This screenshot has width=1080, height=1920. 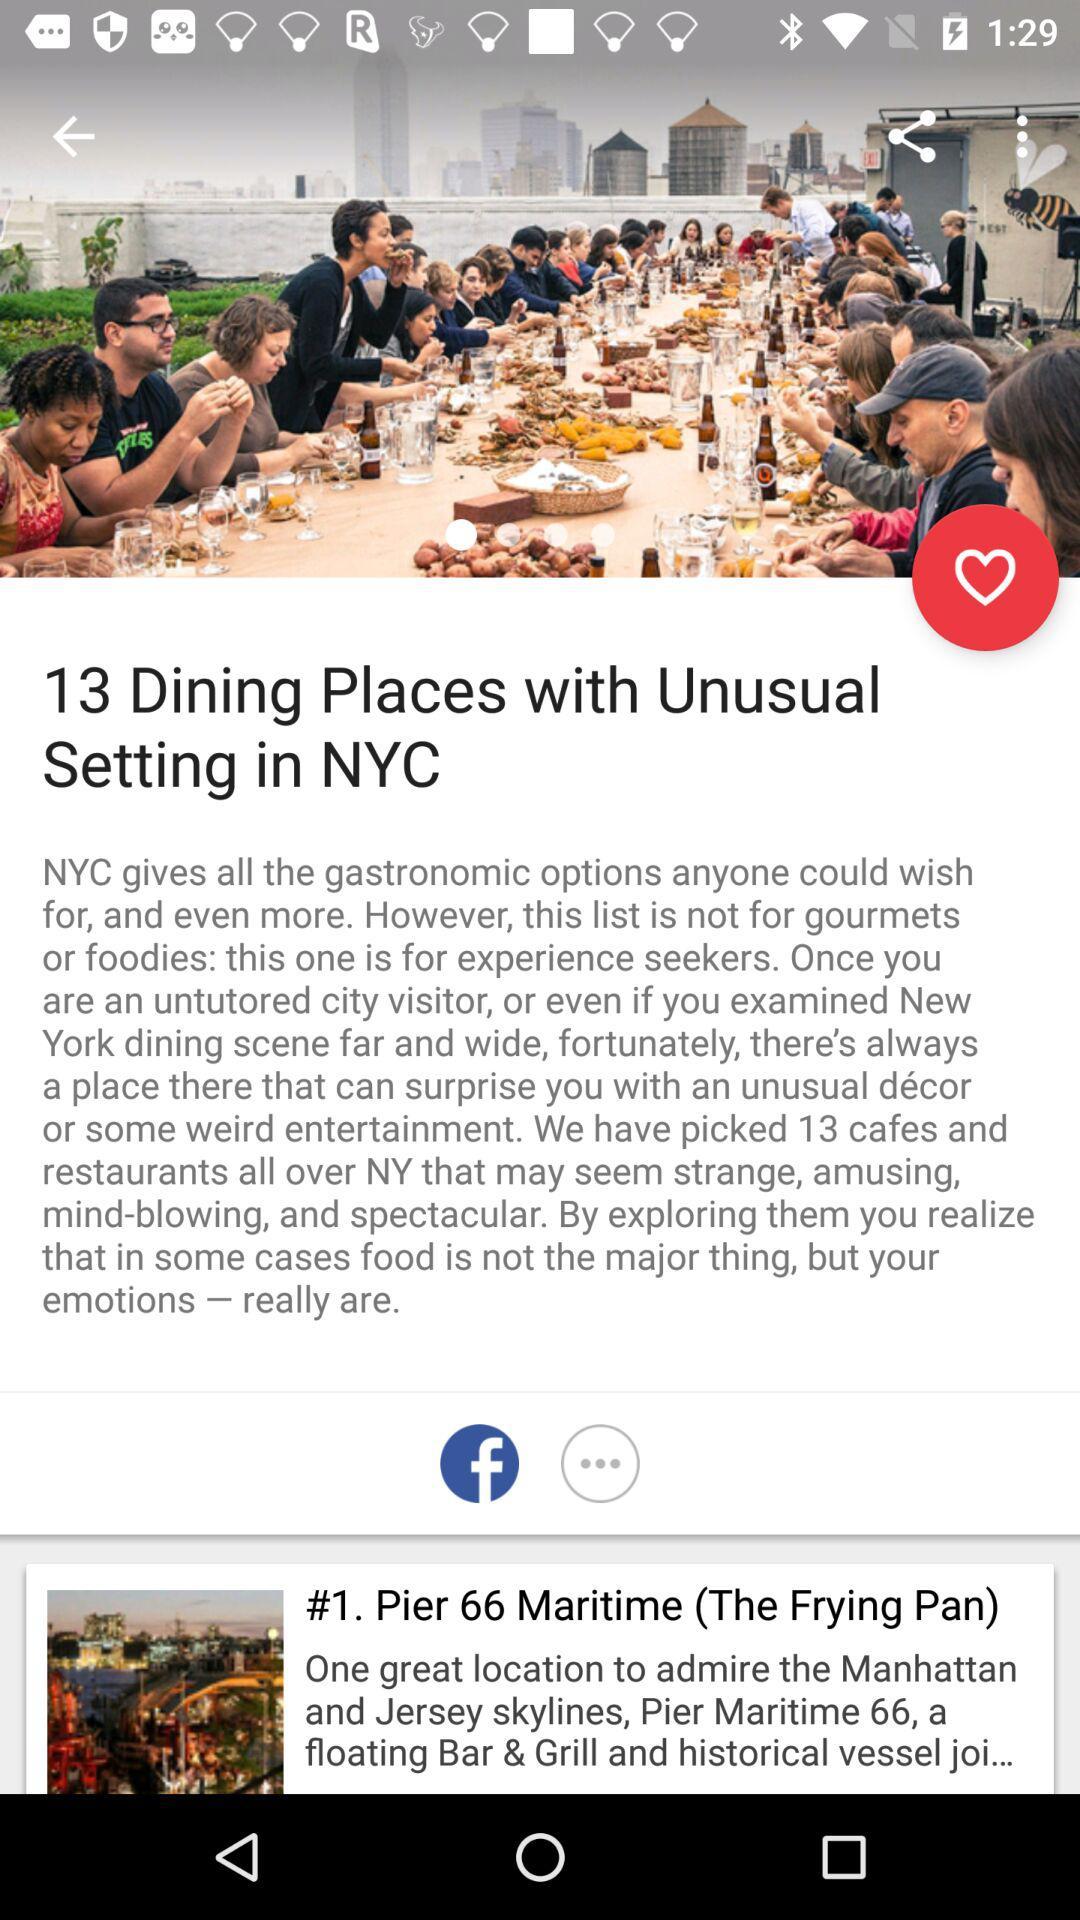 What do you see at coordinates (984, 576) in the screenshot?
I see `to favorite` at bounding box center [984, 576].